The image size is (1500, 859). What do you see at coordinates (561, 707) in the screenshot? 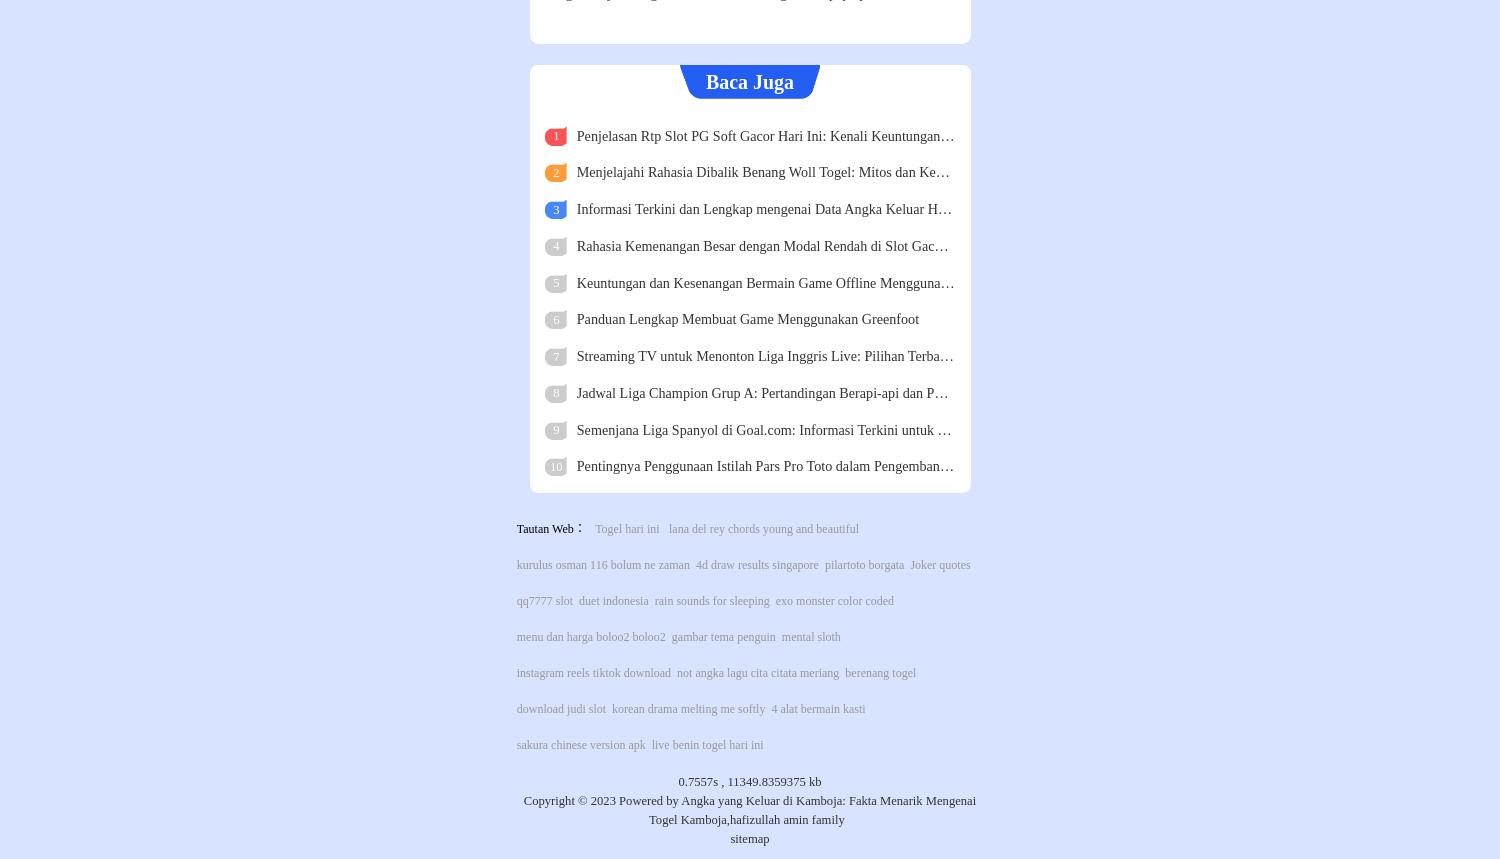
I see `'download judi slot'` at bounding box center [561, 707].